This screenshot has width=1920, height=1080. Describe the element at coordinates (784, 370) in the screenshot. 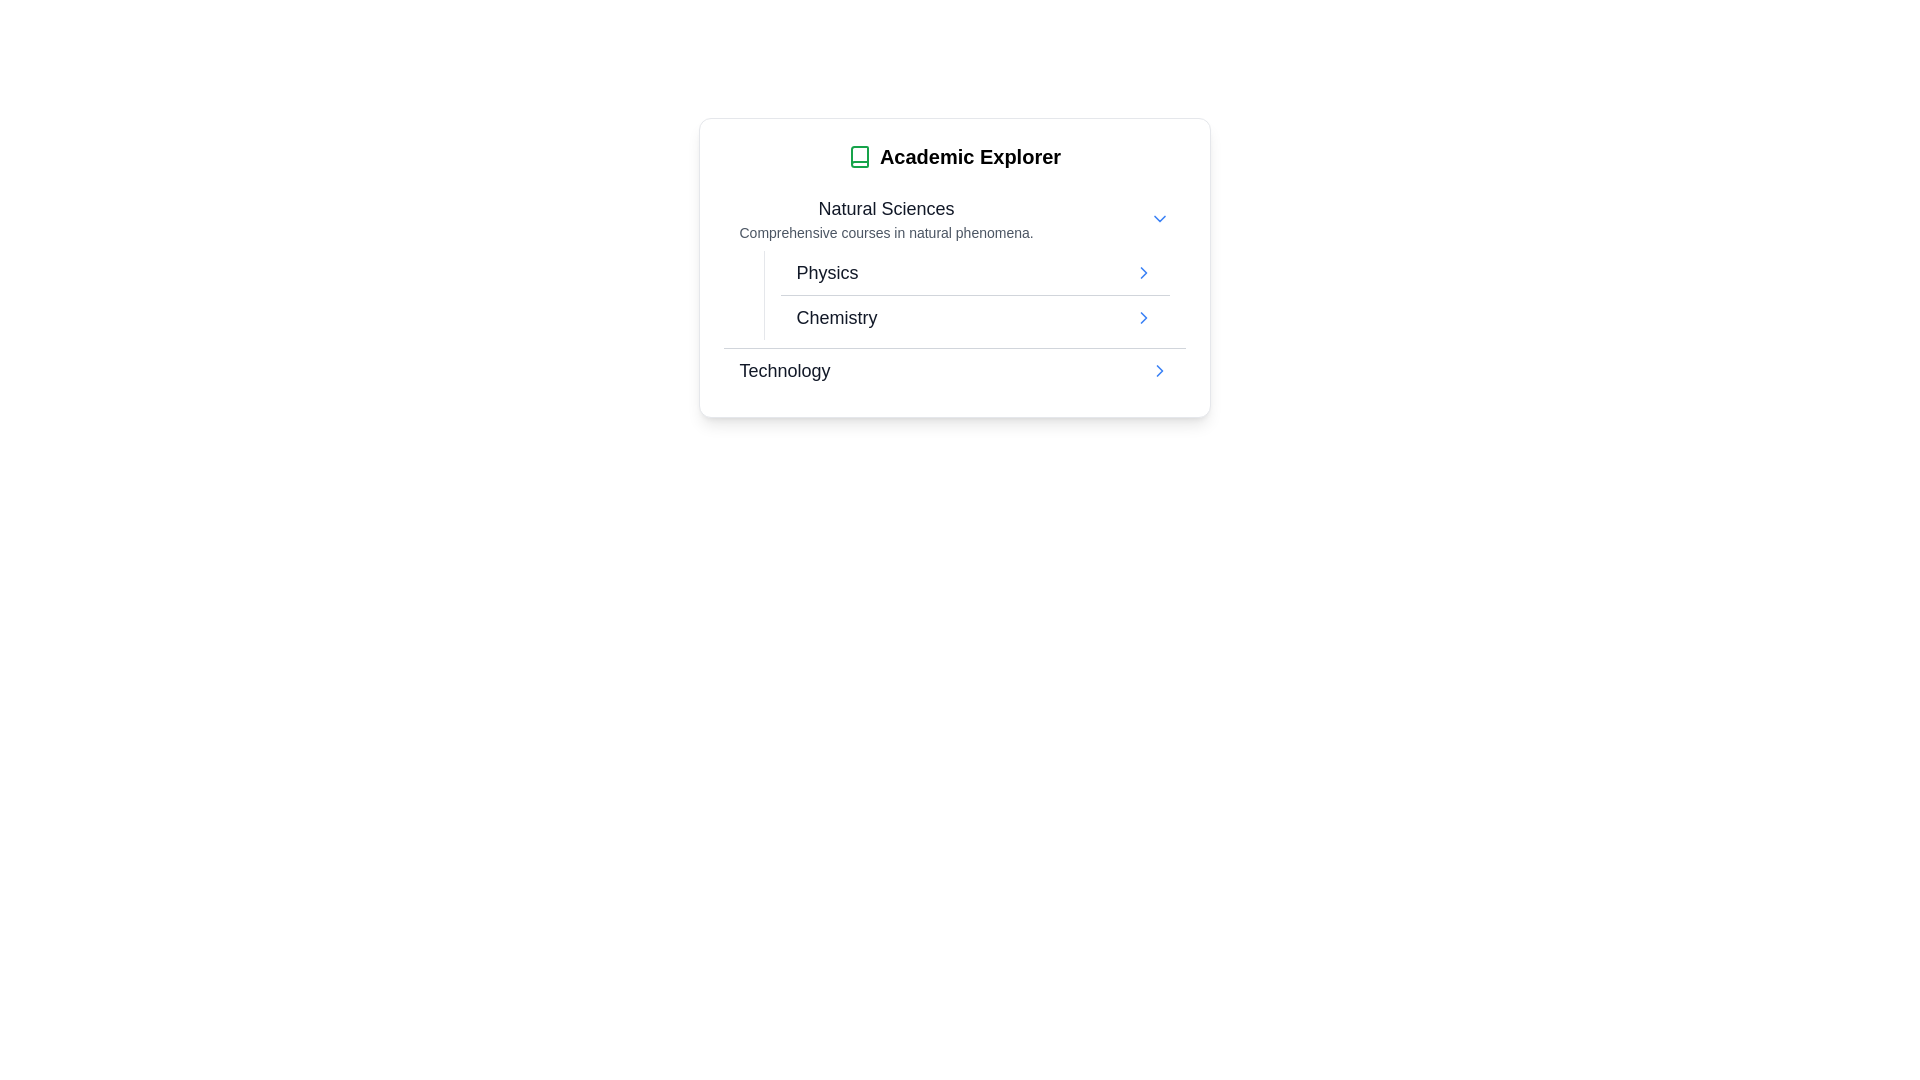

I see `the 'Technology' text label located in the bottom section of the 'Academic Explorer' menu` at that location.